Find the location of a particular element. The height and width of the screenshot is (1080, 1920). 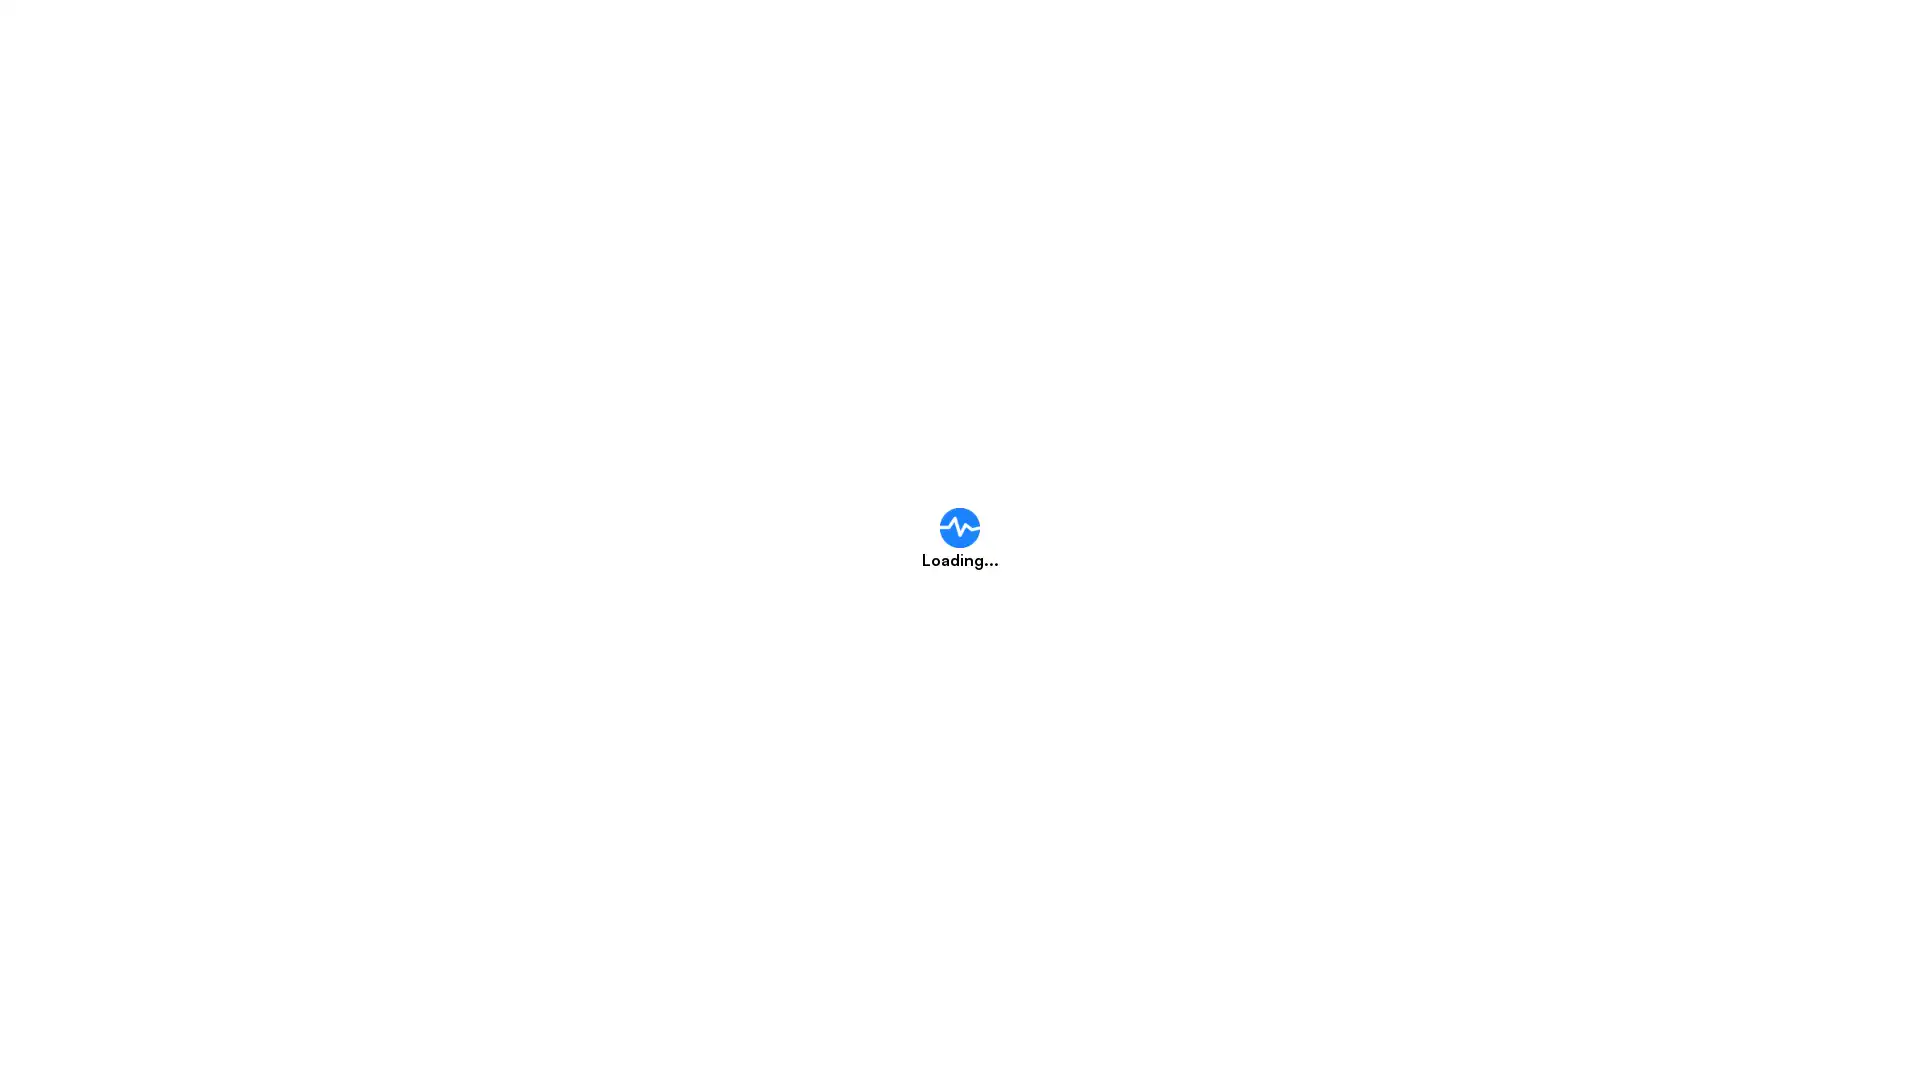

Support is located at coordinates (1226, 39).